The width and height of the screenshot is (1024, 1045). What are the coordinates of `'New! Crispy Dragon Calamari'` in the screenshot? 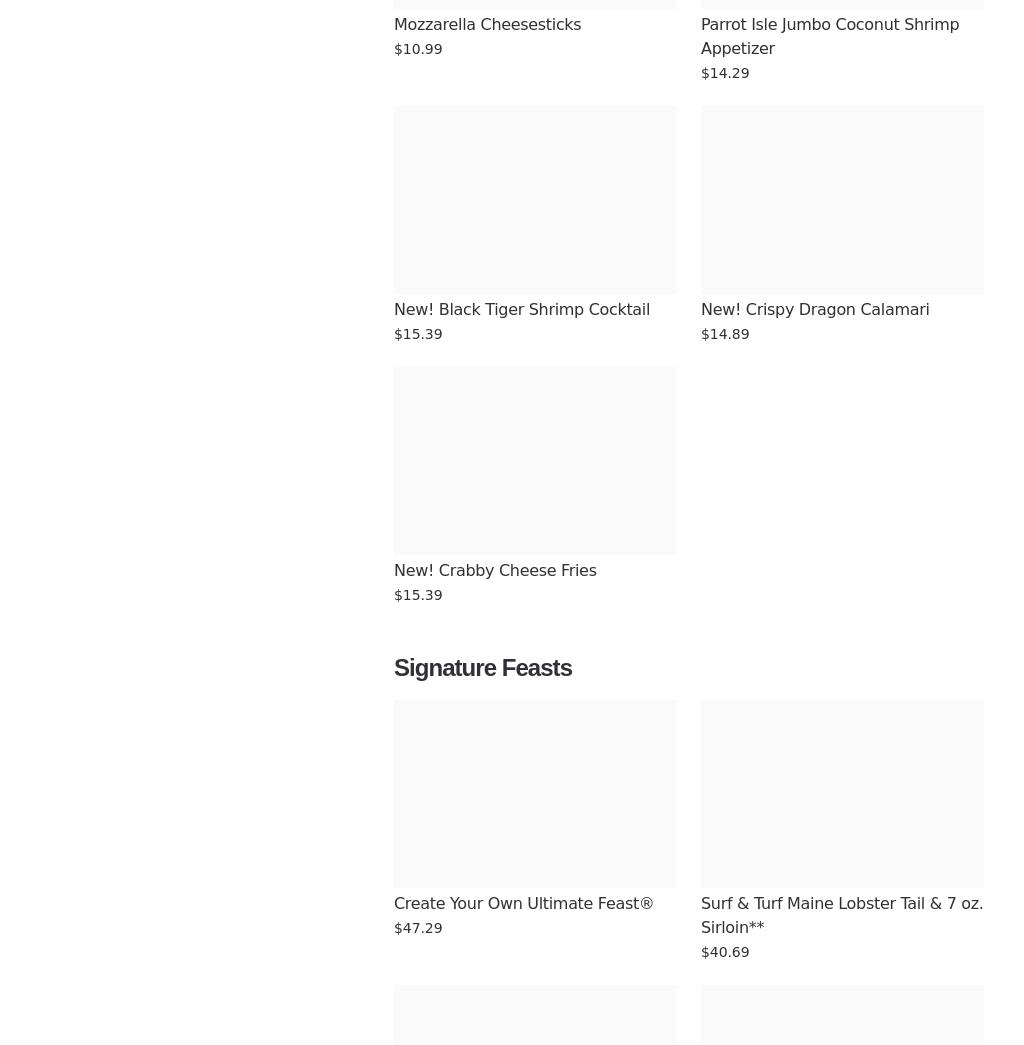 It's located at (814, 309).